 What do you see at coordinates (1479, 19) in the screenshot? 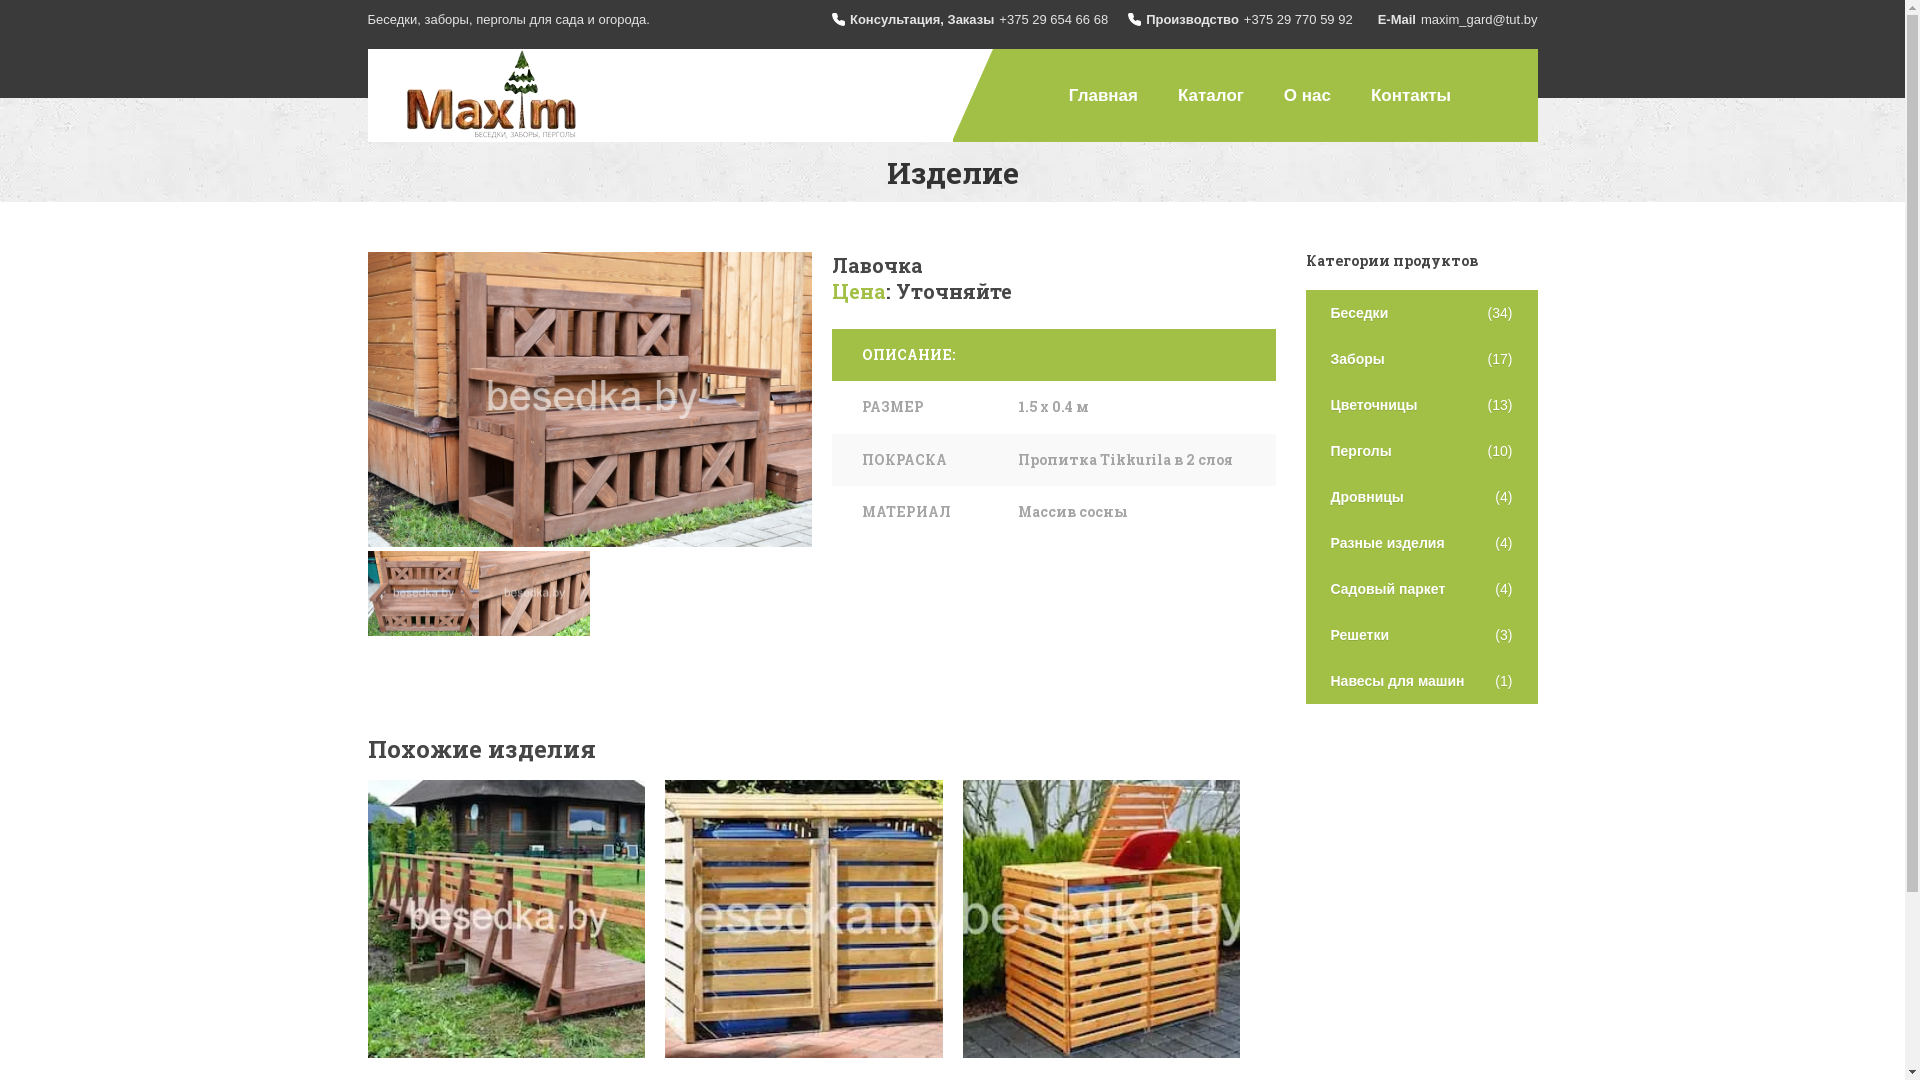
I see `'maxim_gard@tut.by'` at bounding box center [1479, 19].